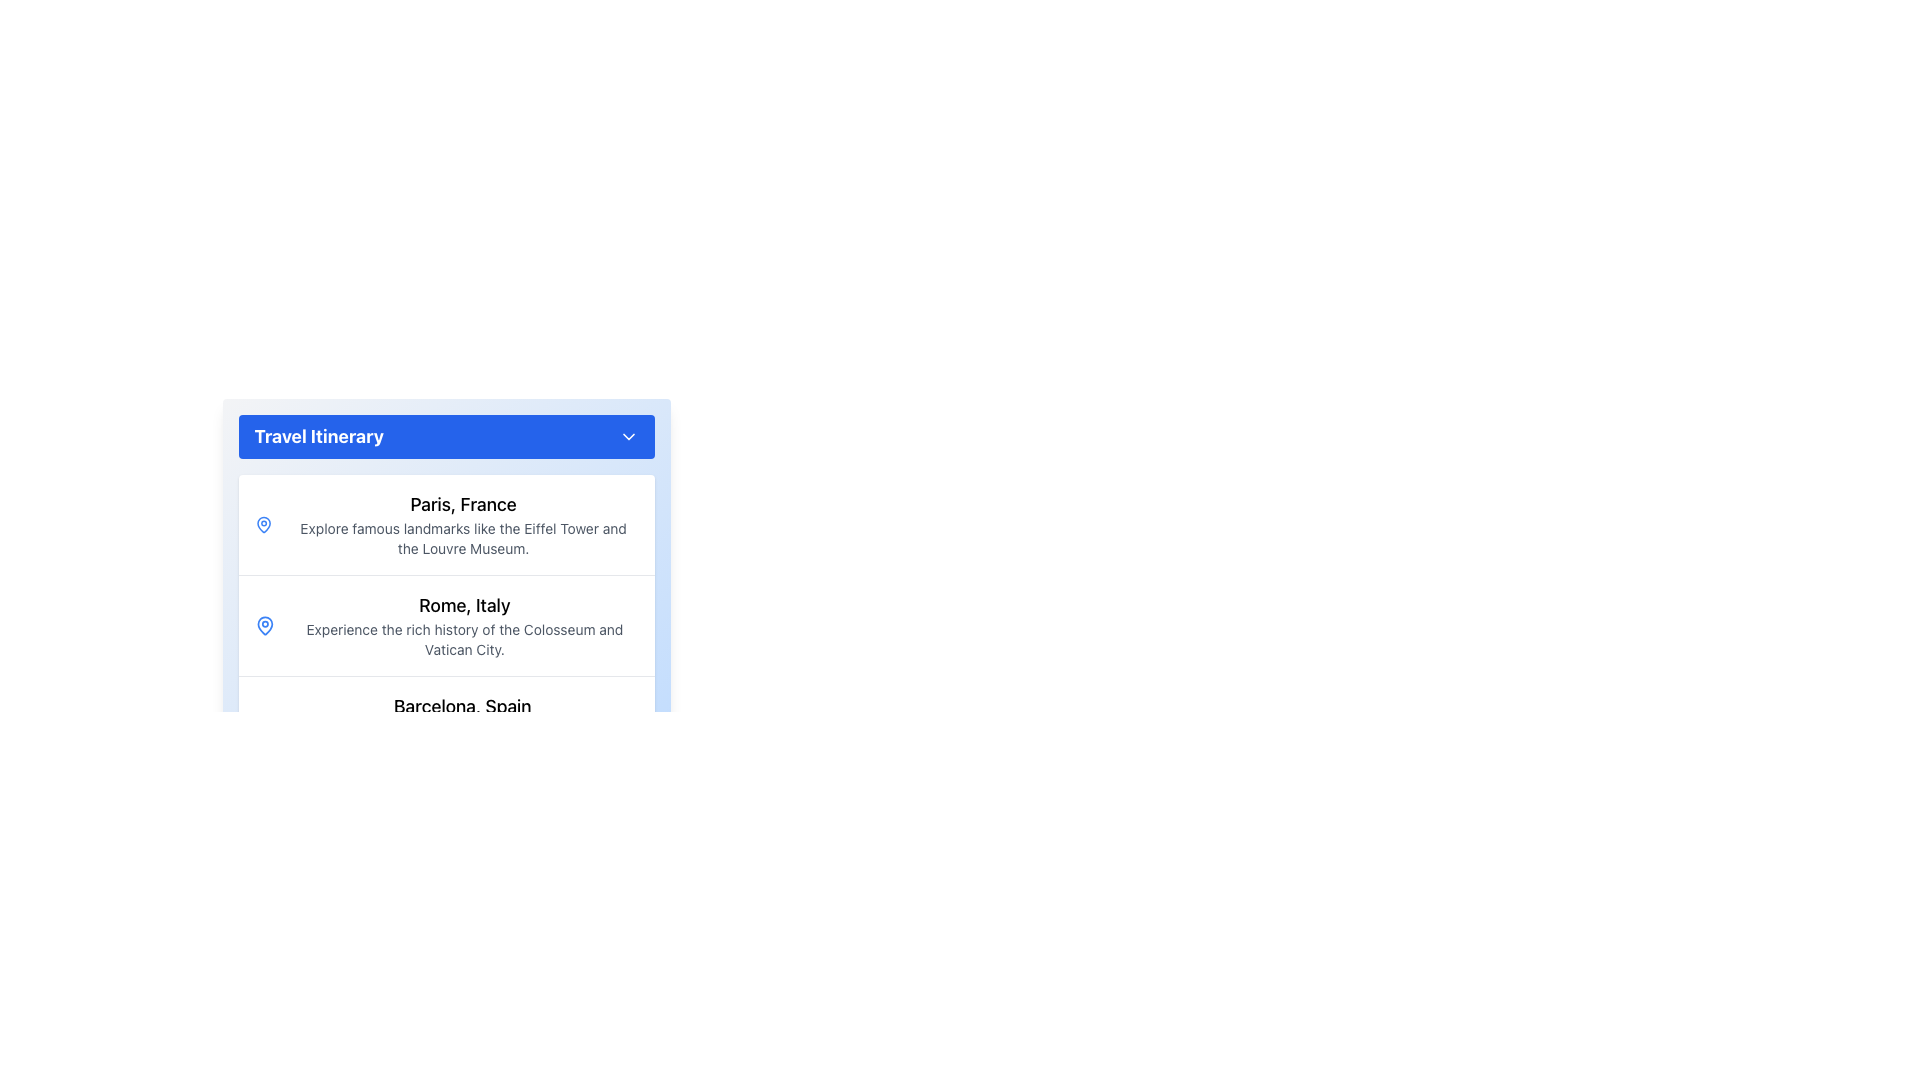 This screenshot has width=1920, height=1080. What do you see at coordinates (462, 504) in the screenshot?
I see `the text label displaying 'Paris, France' in bold styling, located at the top of the descriptive section in the travel itinerary interface` at bounding box center [462, 504].